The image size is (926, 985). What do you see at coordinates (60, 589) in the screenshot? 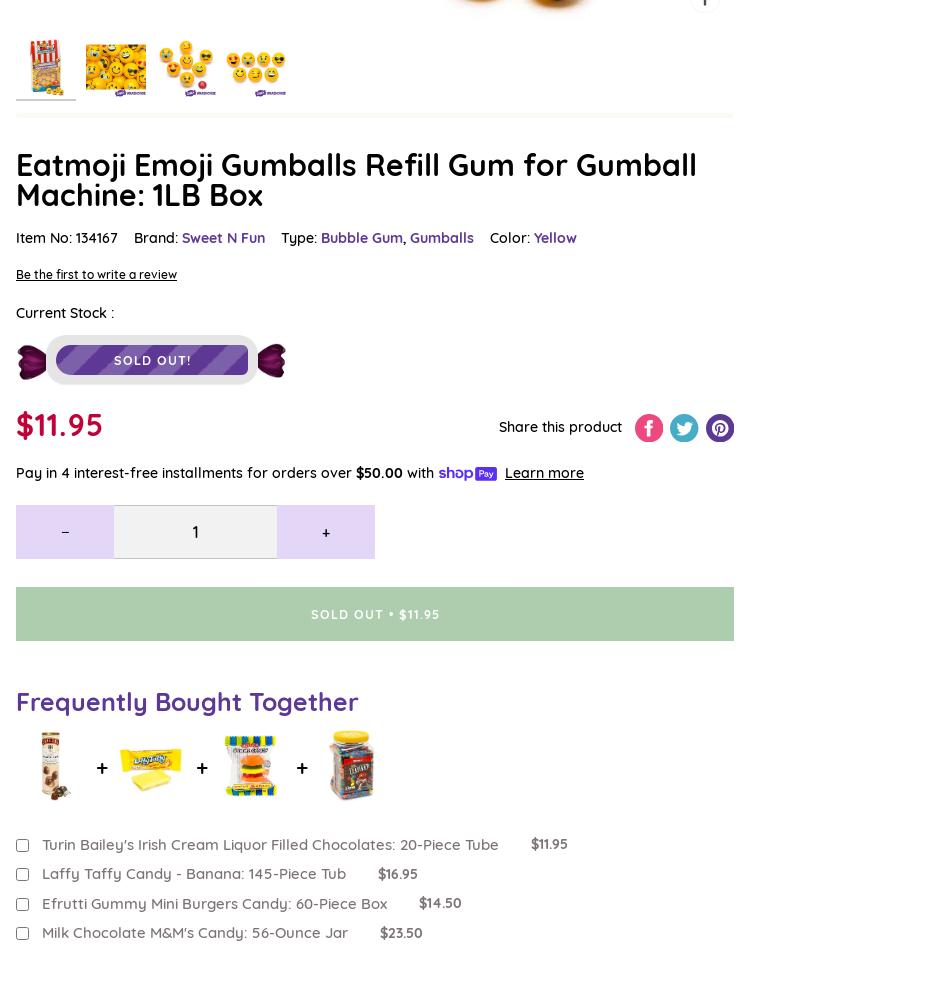
I see `'310-343-4099'` at bounding box center [60, 589].